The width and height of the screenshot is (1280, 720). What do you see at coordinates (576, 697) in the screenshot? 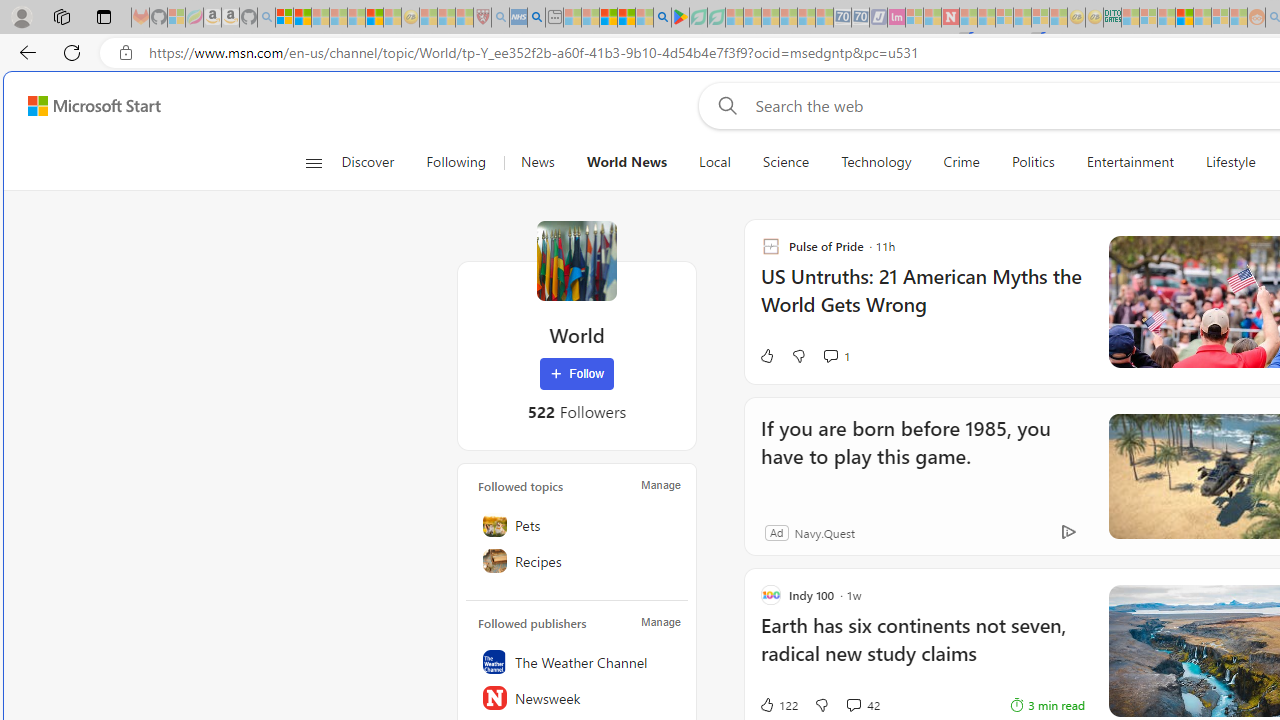
I see `'Newsweek'` at bounding box center [576, 697].